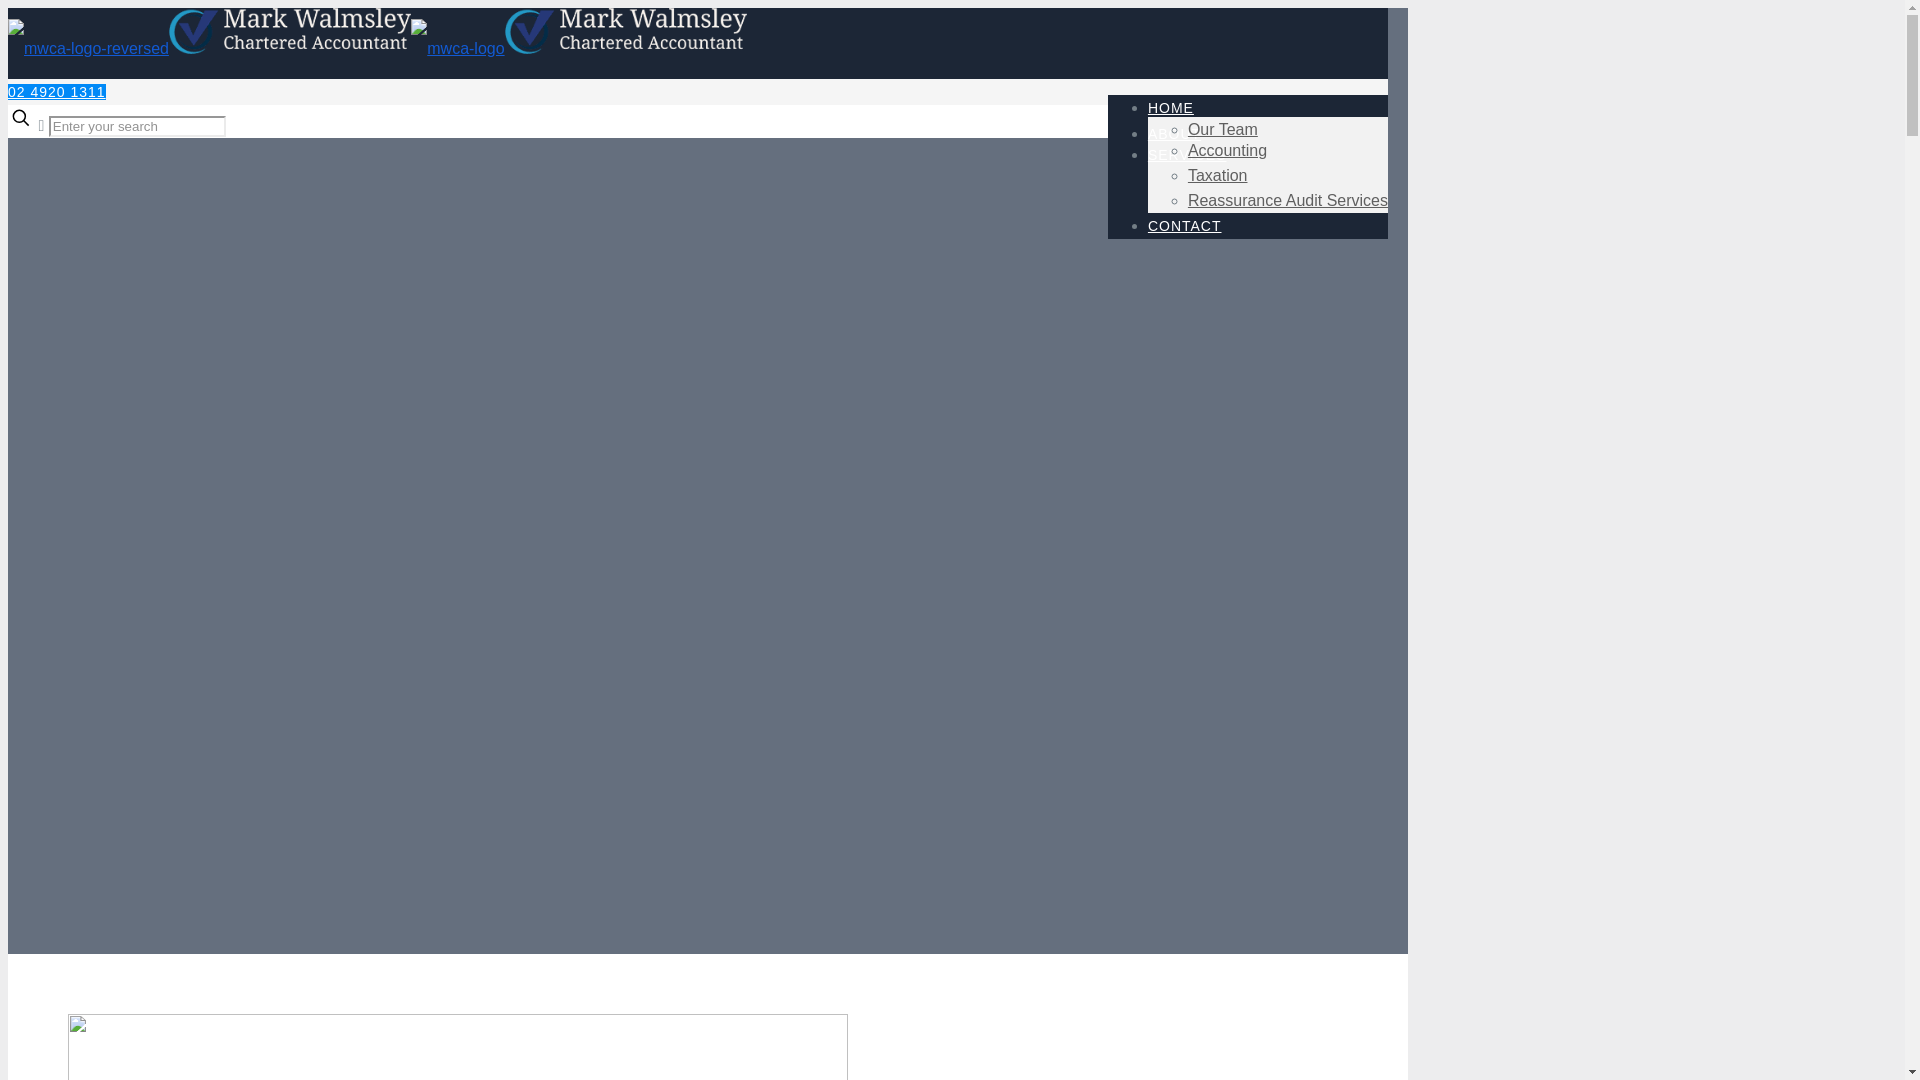 The width and height of the screenshot is (1920, 1080). Describe the element at coordinates (1185, 225) in the screenshot. I see `'CONTACT'` at that location.